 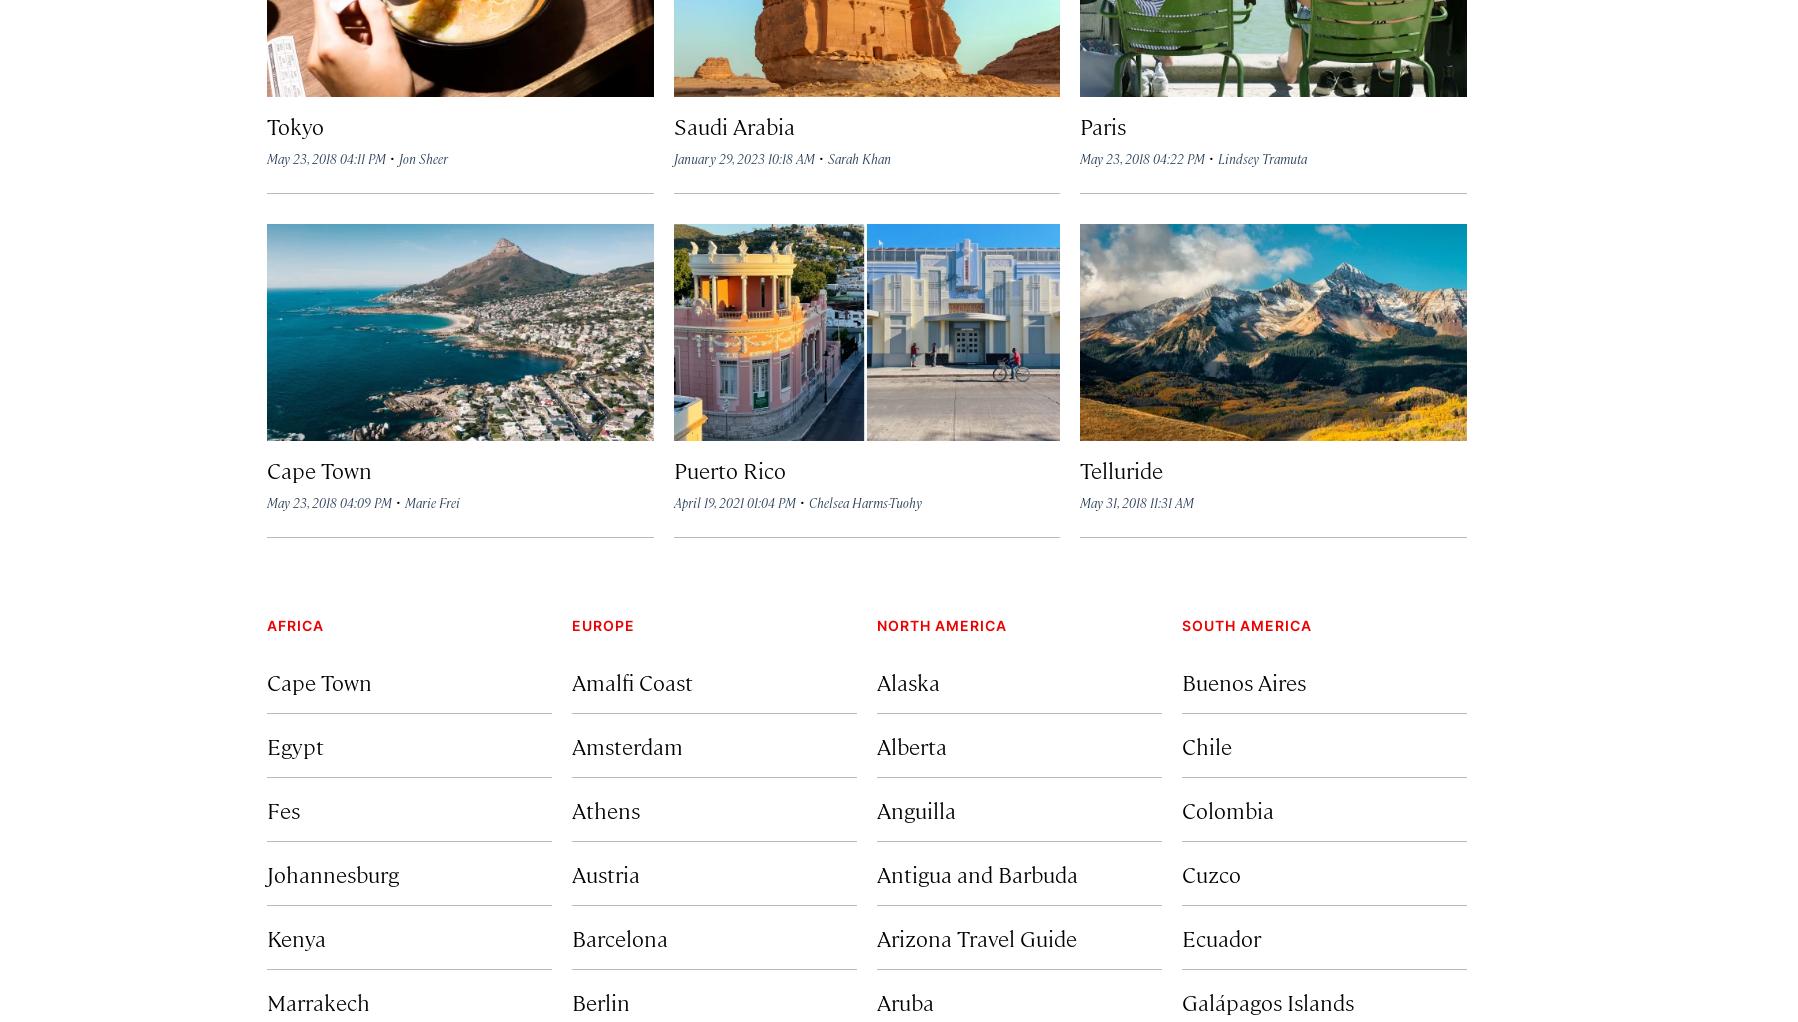 I want to click on 'Berlin', so click(x=600, y=1000).